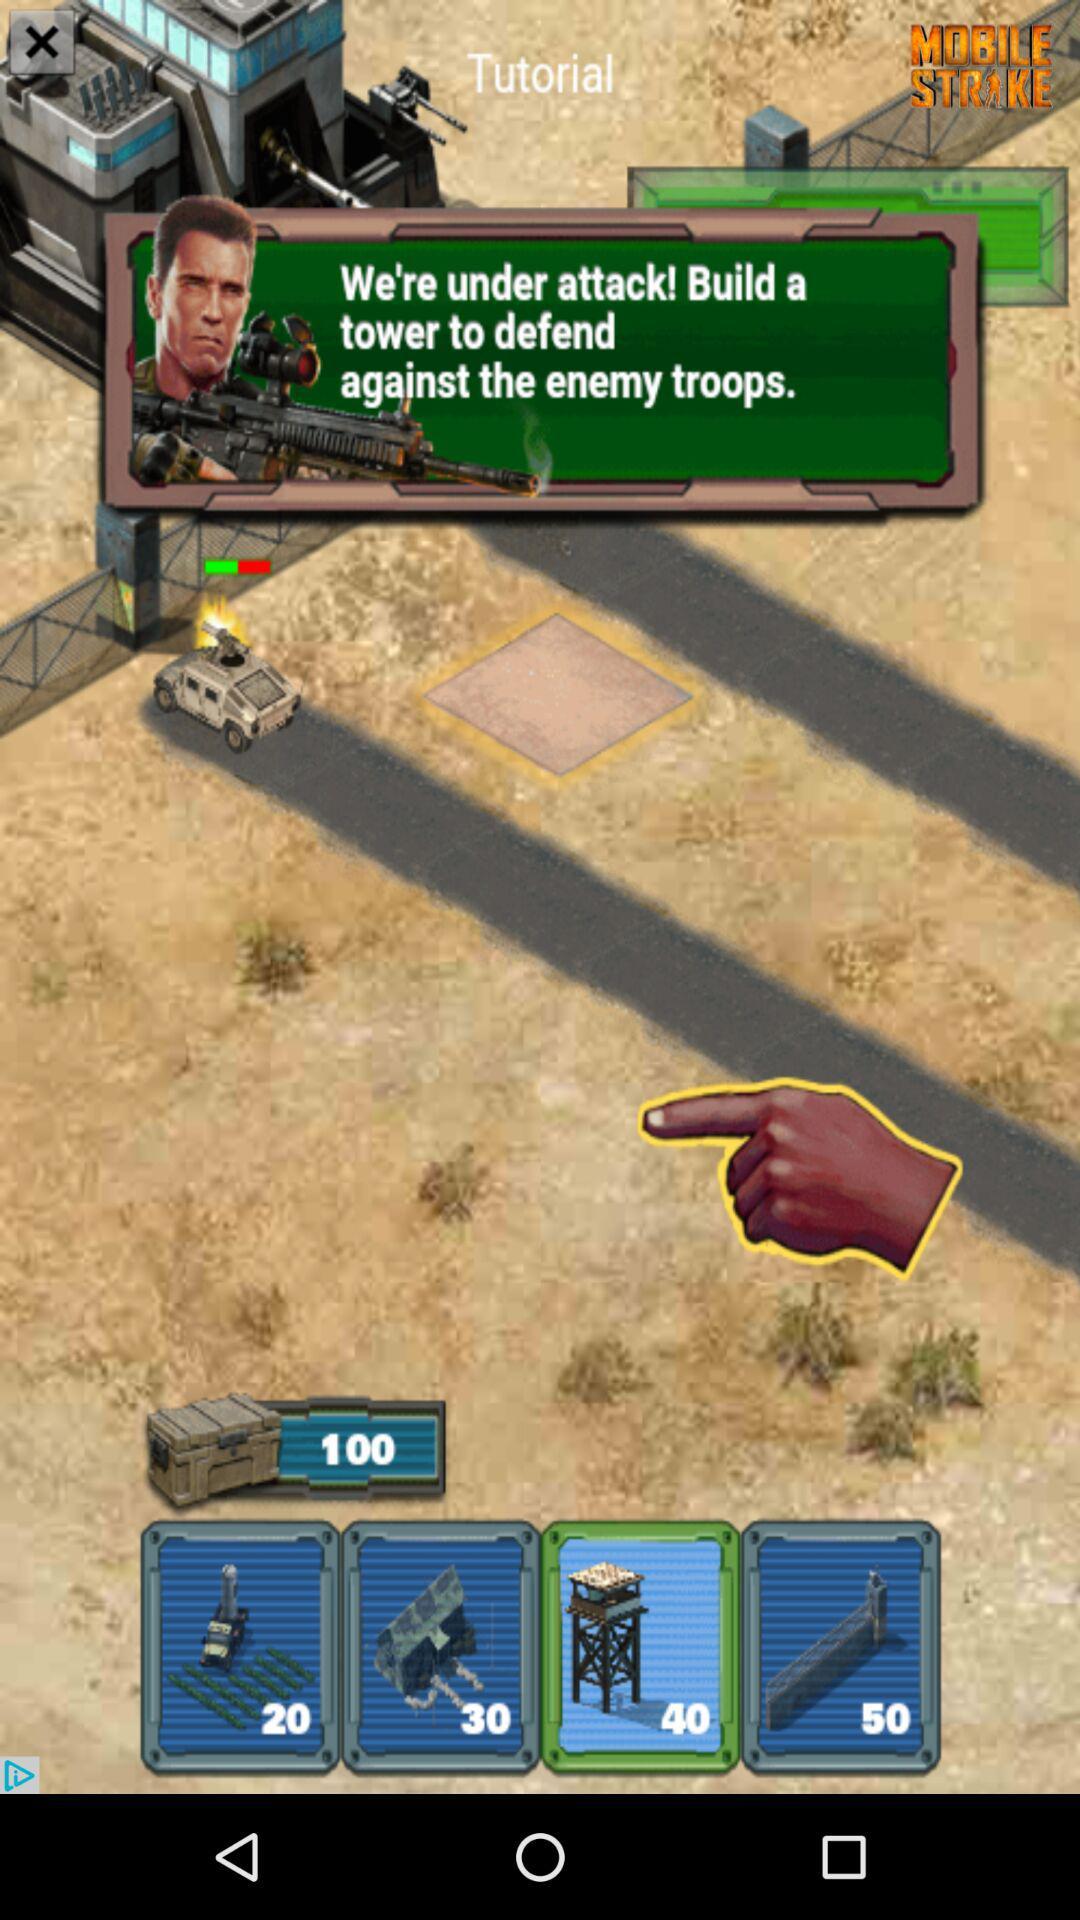 Image resolution: width=1080 pixels, height=1920 pixels. Describe the element at coordinates (42, 44) in the screenshot. I see `the close icon` at that location.